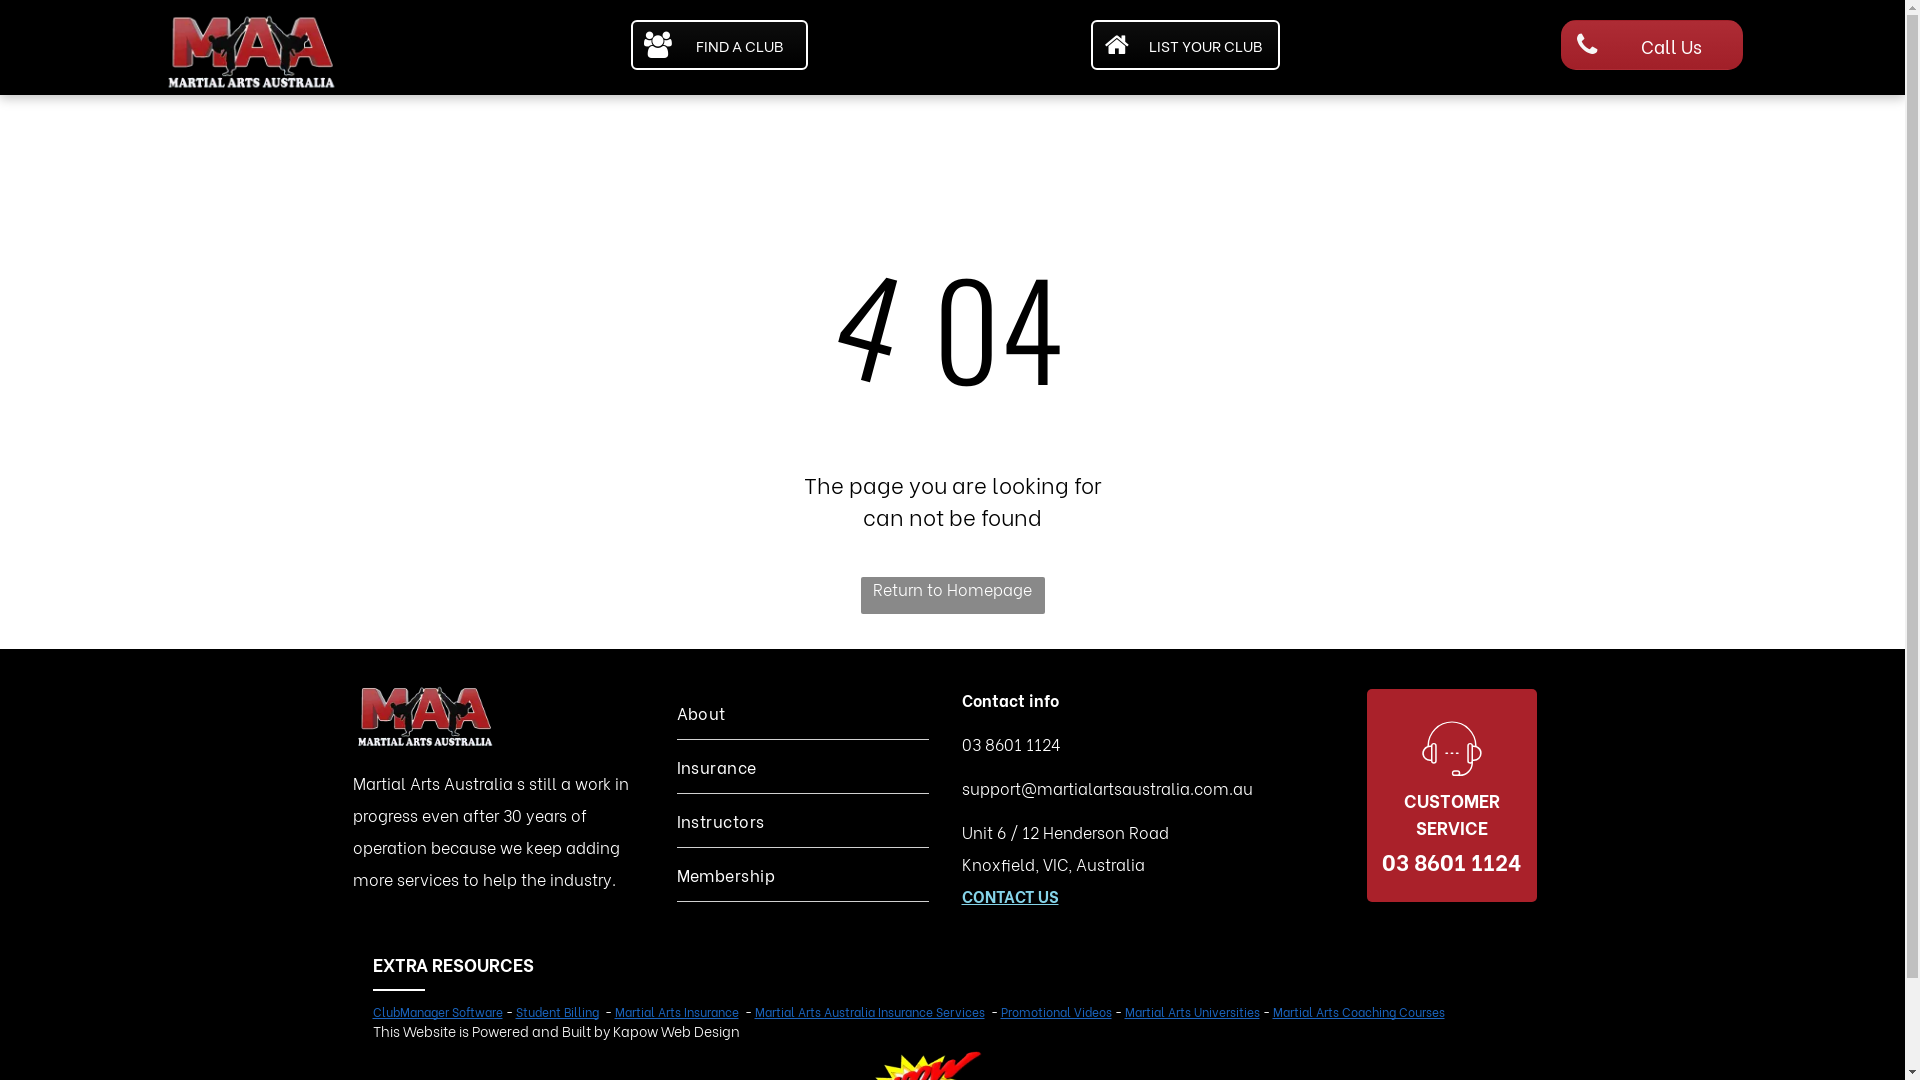  I want to click on 'Martial Arts Insurance', so click(676, 1011).